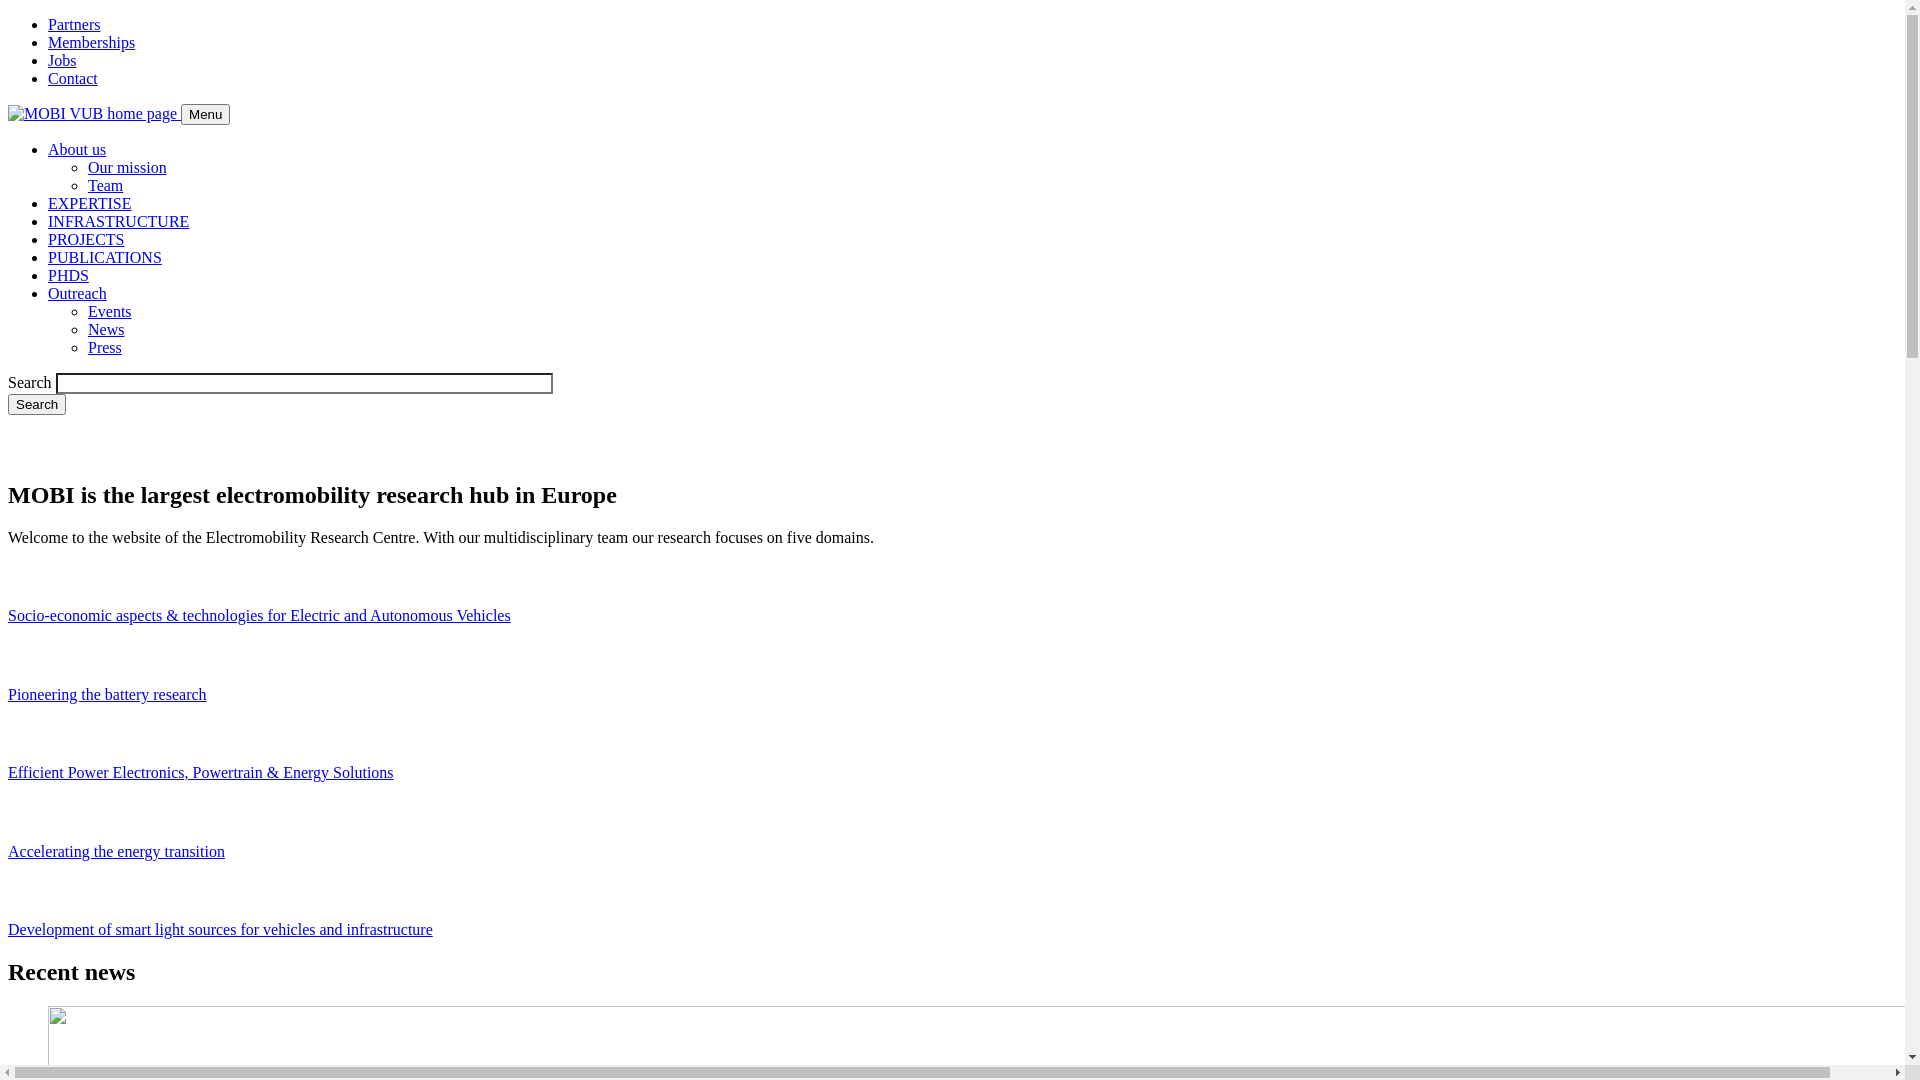  Describe the element at coordinates (115, 851) in the screenshot. I see `'Accelerating the energy transition'` at that location.